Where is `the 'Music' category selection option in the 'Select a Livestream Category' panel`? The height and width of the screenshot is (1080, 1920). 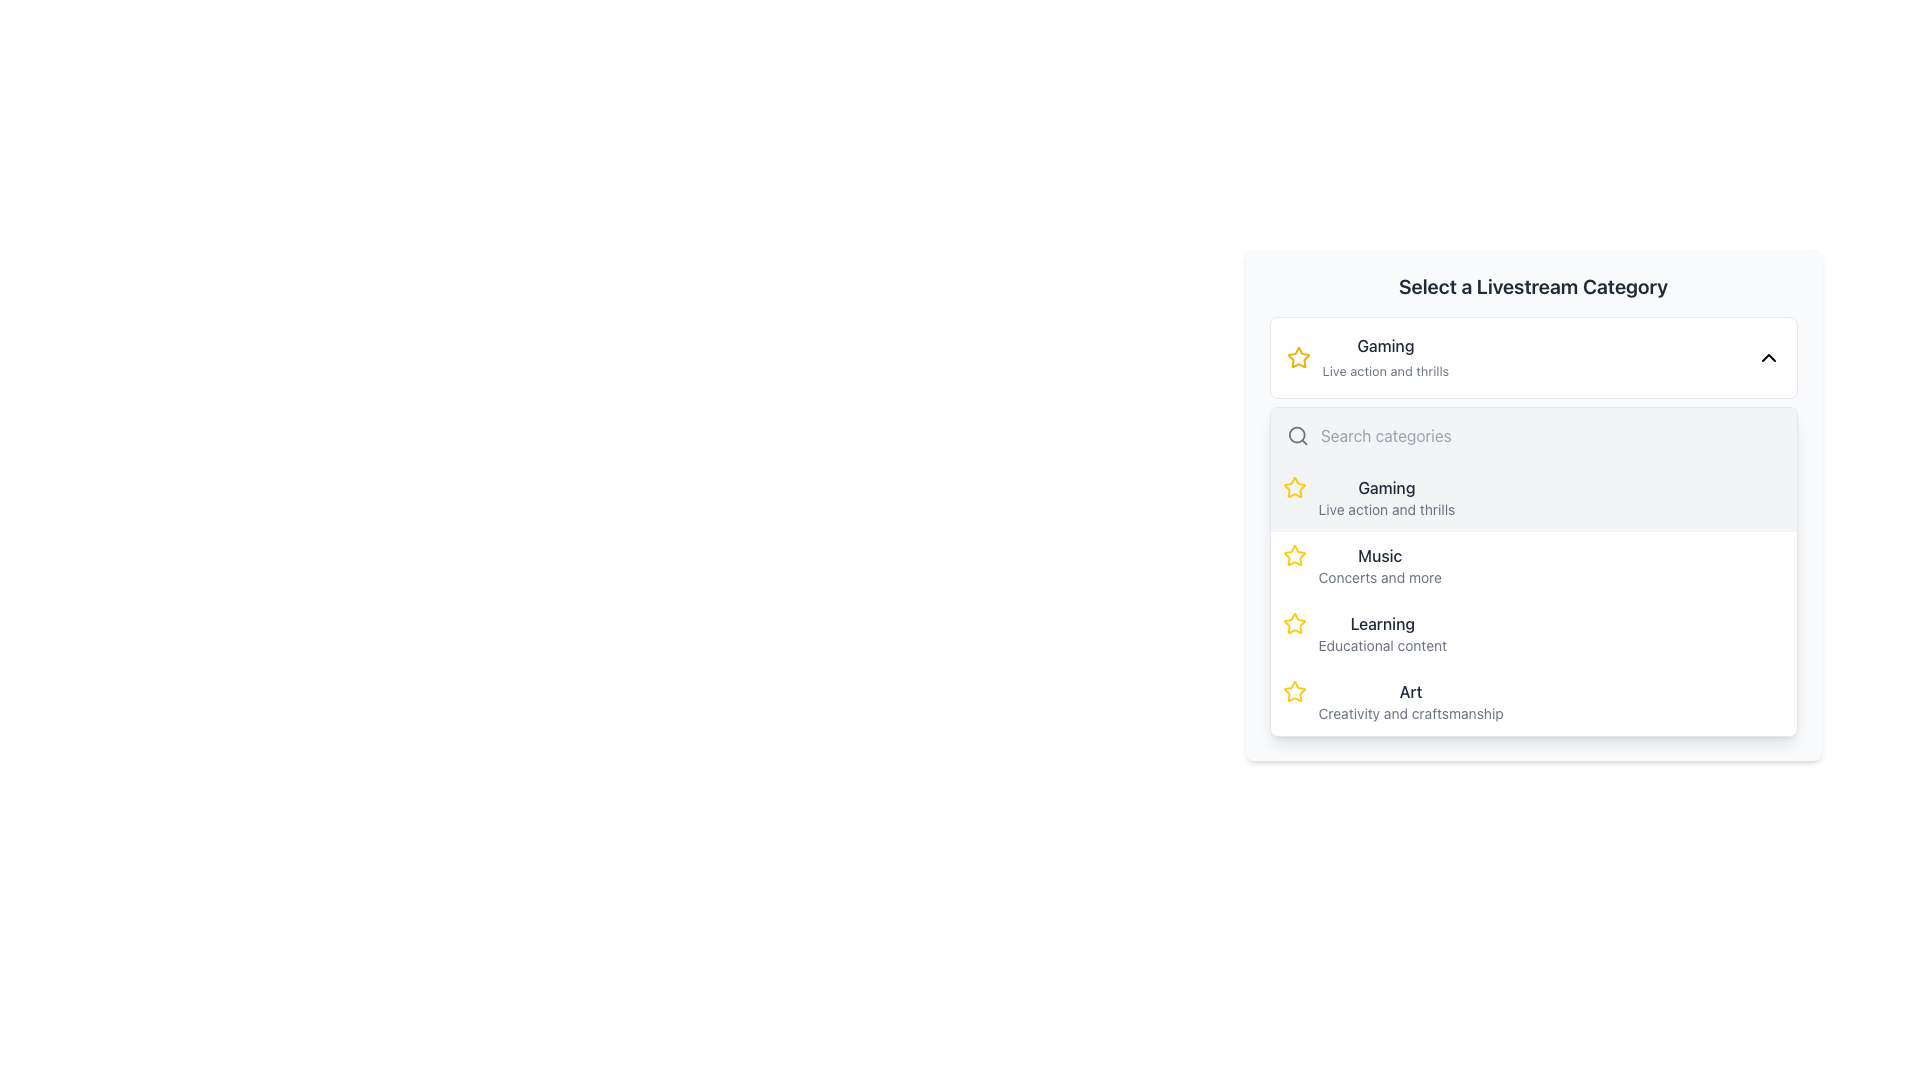
the 'Music' category selection option in the 'Select a Livestream Category' panel is located at coordinates (1379, 566).